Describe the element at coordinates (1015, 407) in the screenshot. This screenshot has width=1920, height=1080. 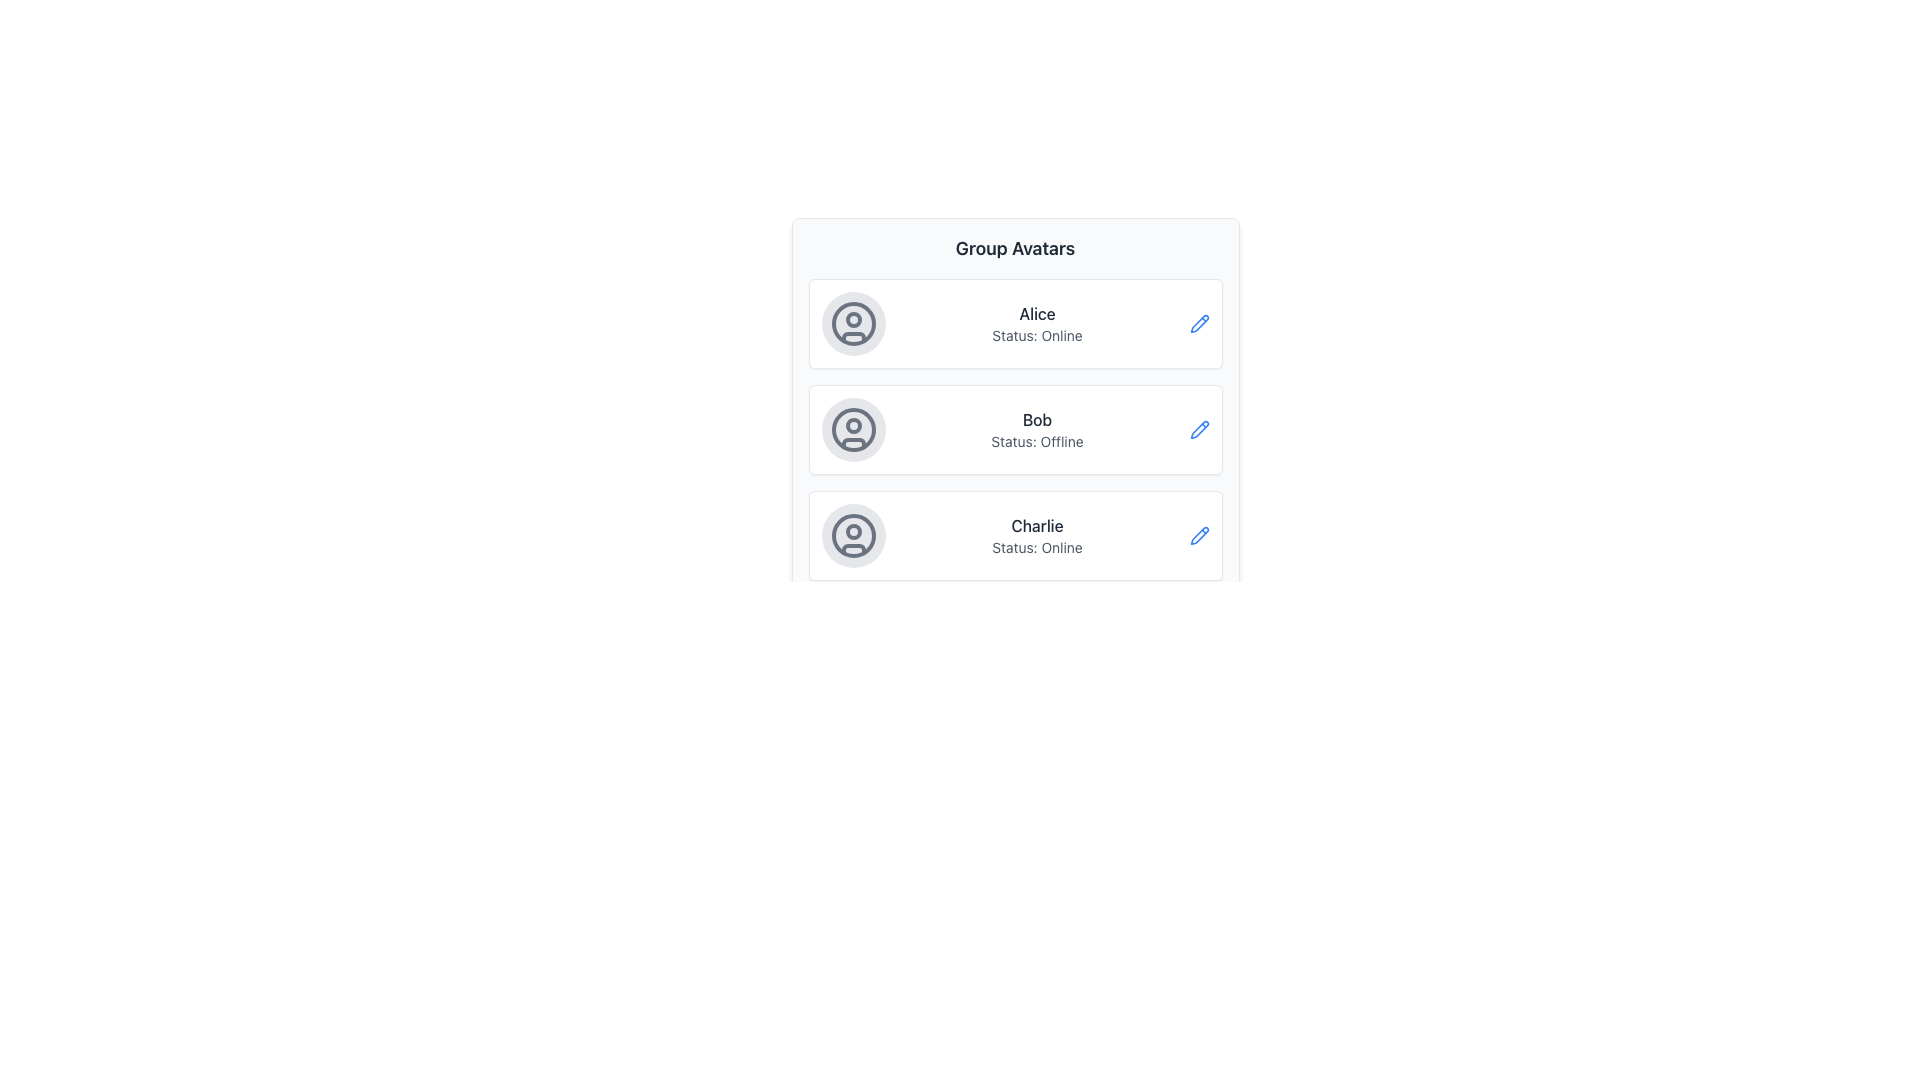
I see `the information displayed in the second List Item of the group list, which shows the user's name 'Bob' and status 'Offline'` at that location.